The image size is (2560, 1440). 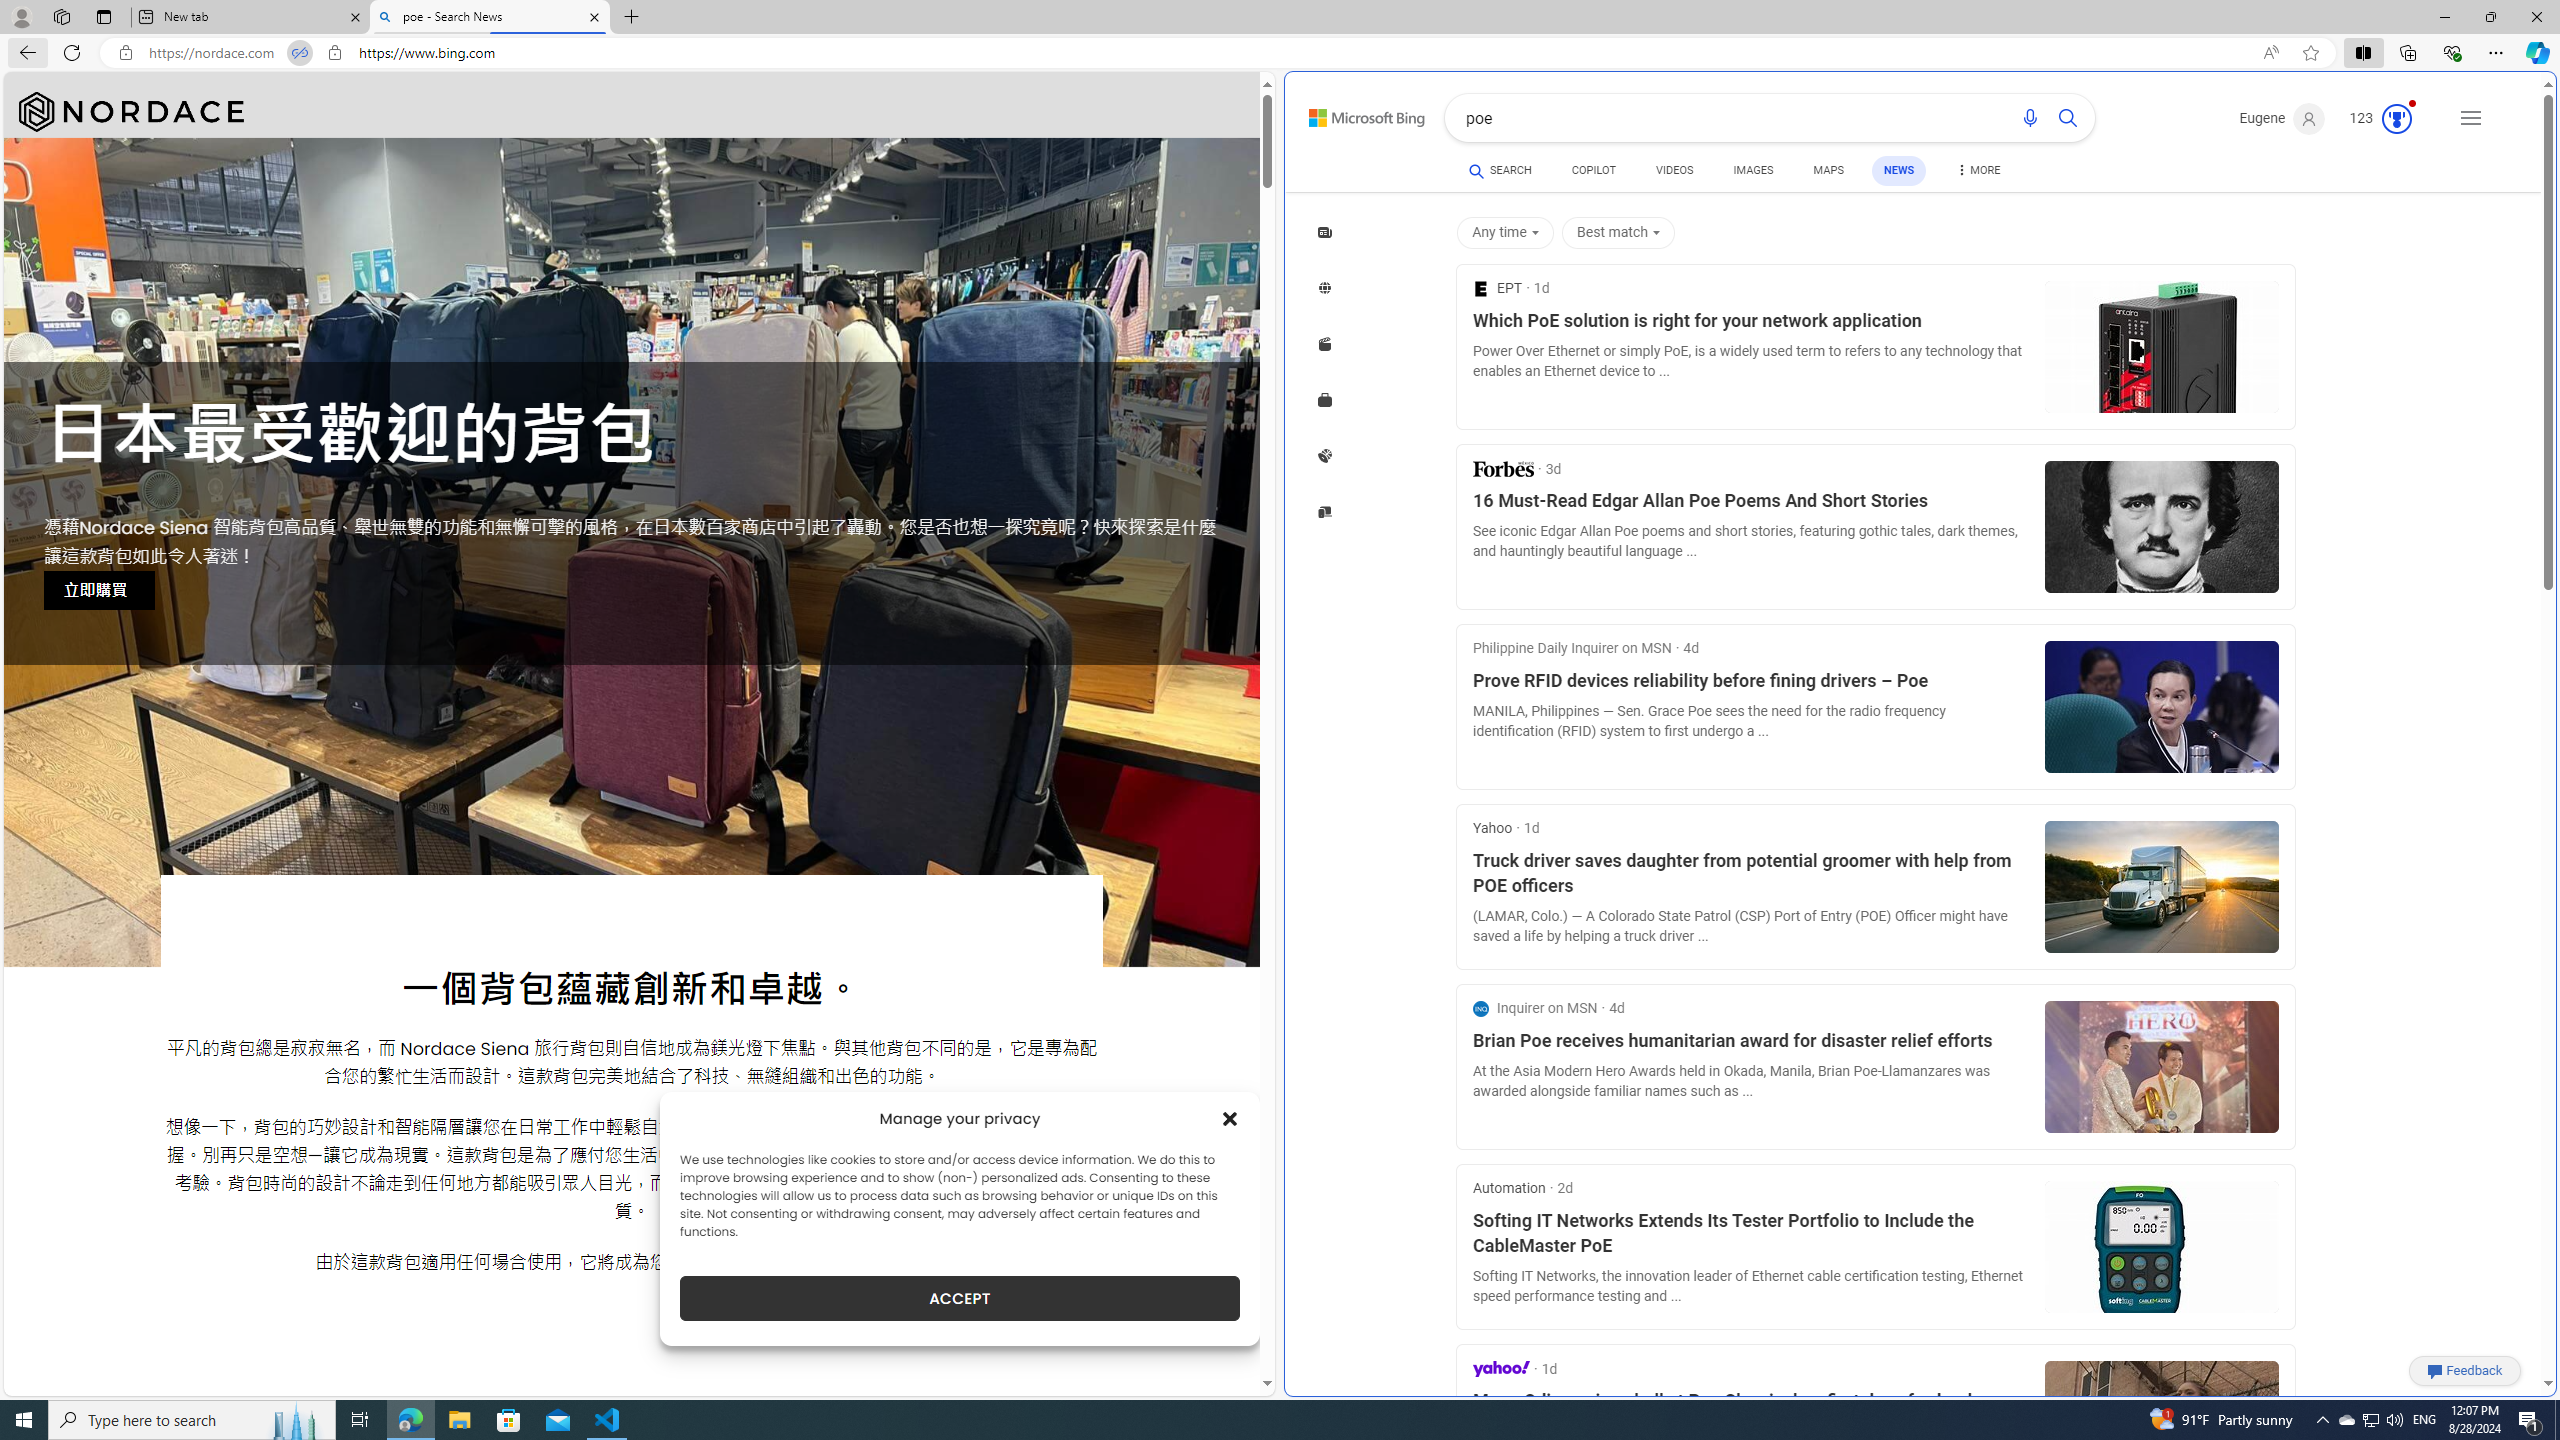 I want to click on 'NEWS', so click(x=1899, y=169).